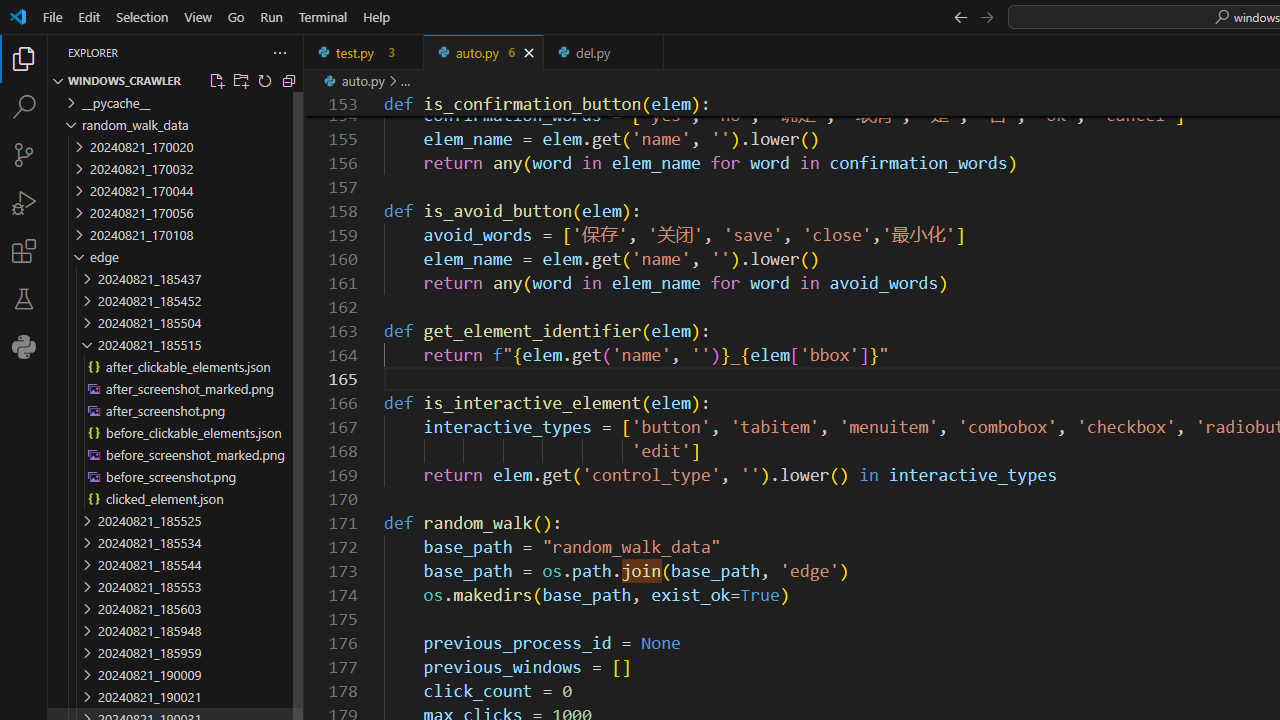  What do you see at coordinates (960, 16) in the screenshot?
I see `'Go Back (Alt+LeftArrow)'` at bounding box center [960, 16].